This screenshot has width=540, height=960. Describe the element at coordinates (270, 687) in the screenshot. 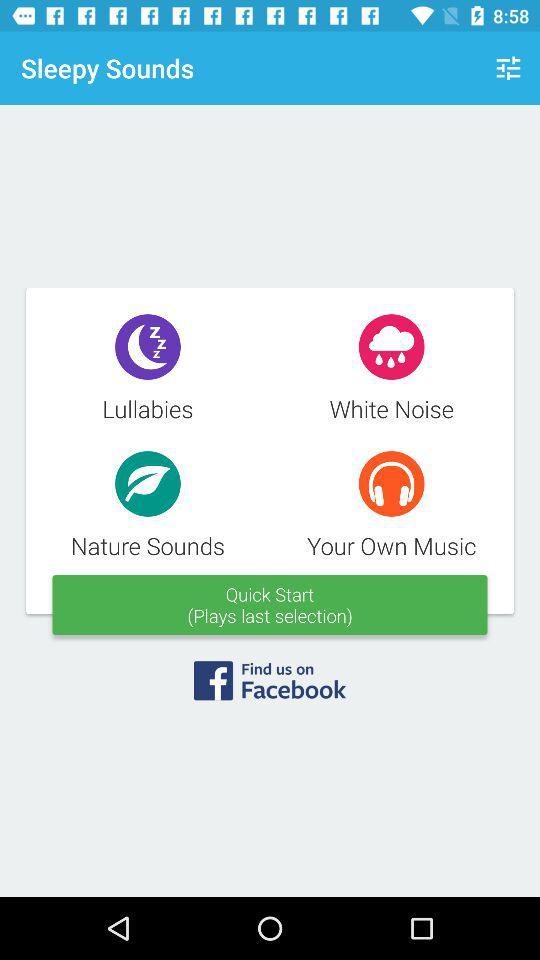

I see `open facebook` at that location.